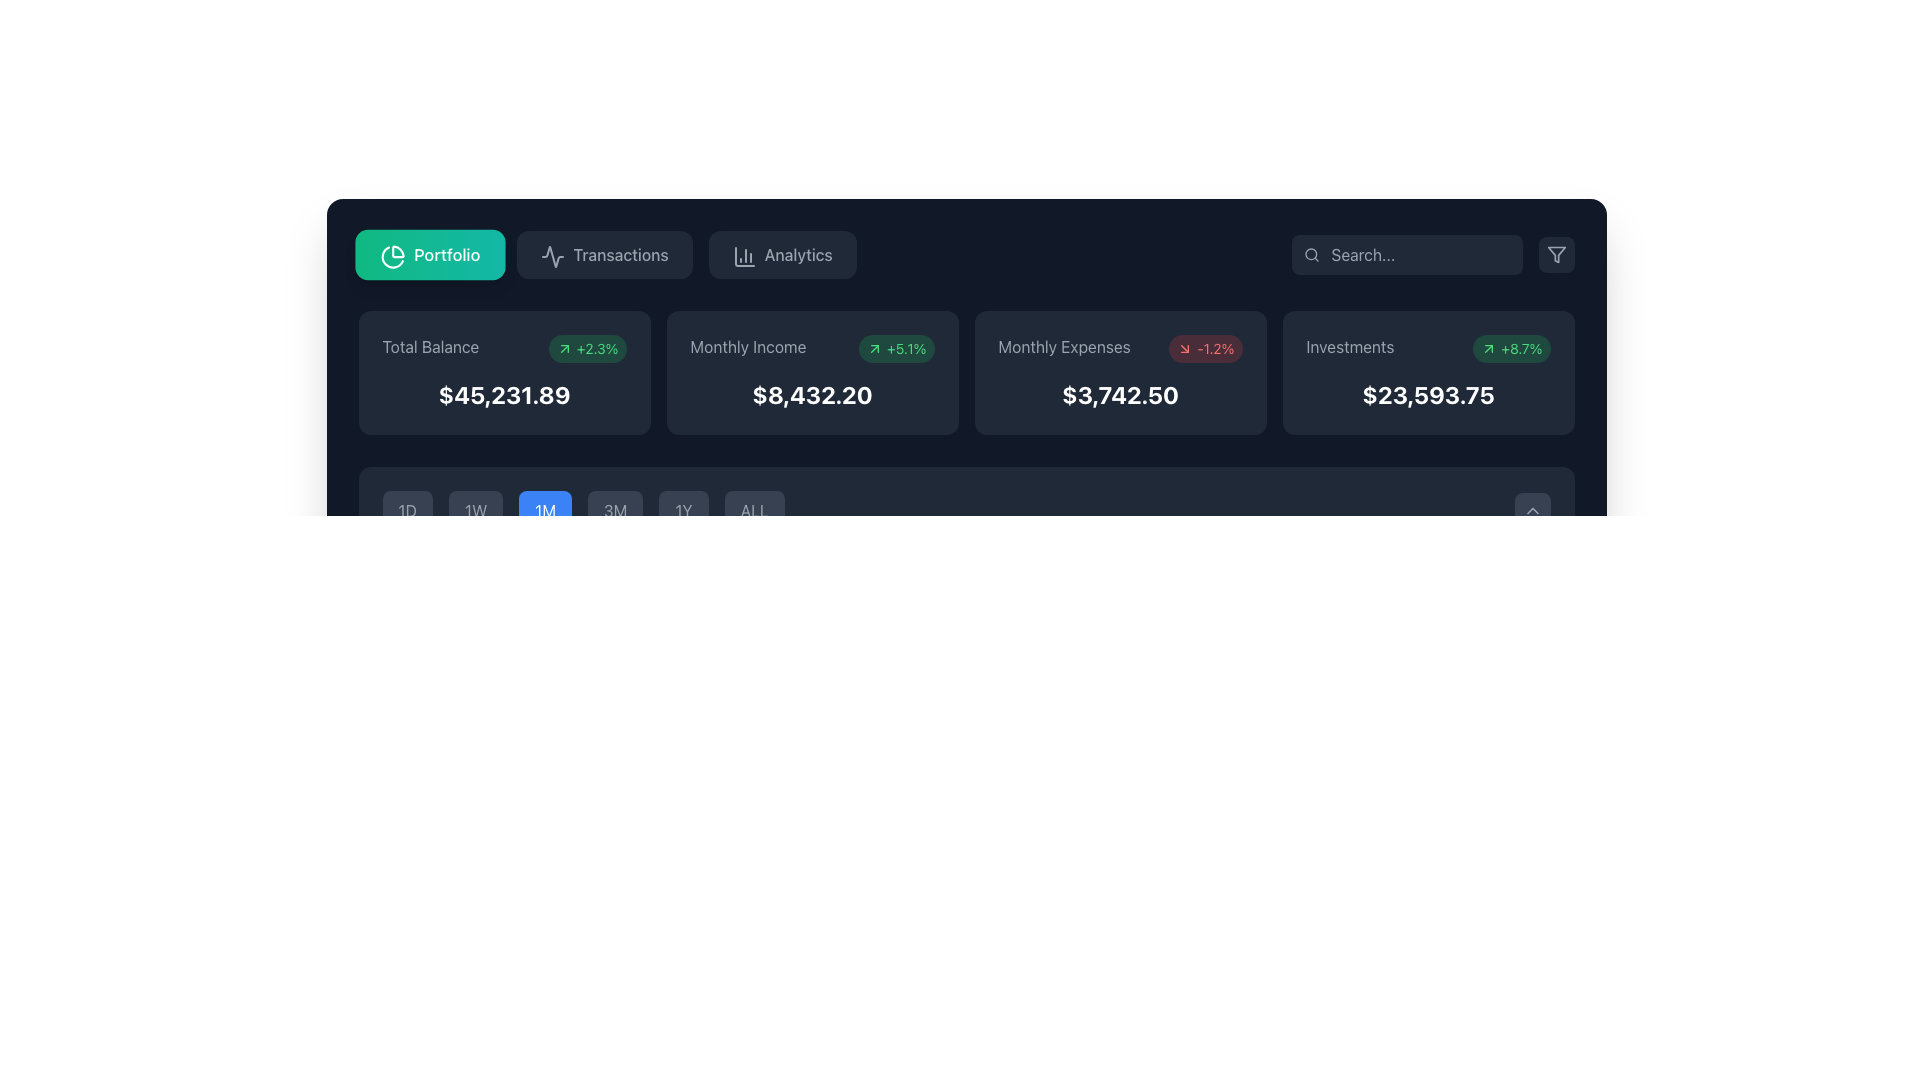 The image size is (1920, 1080). I want to click on the chevron arrow icon embedded in the button, so click(1531, 509).